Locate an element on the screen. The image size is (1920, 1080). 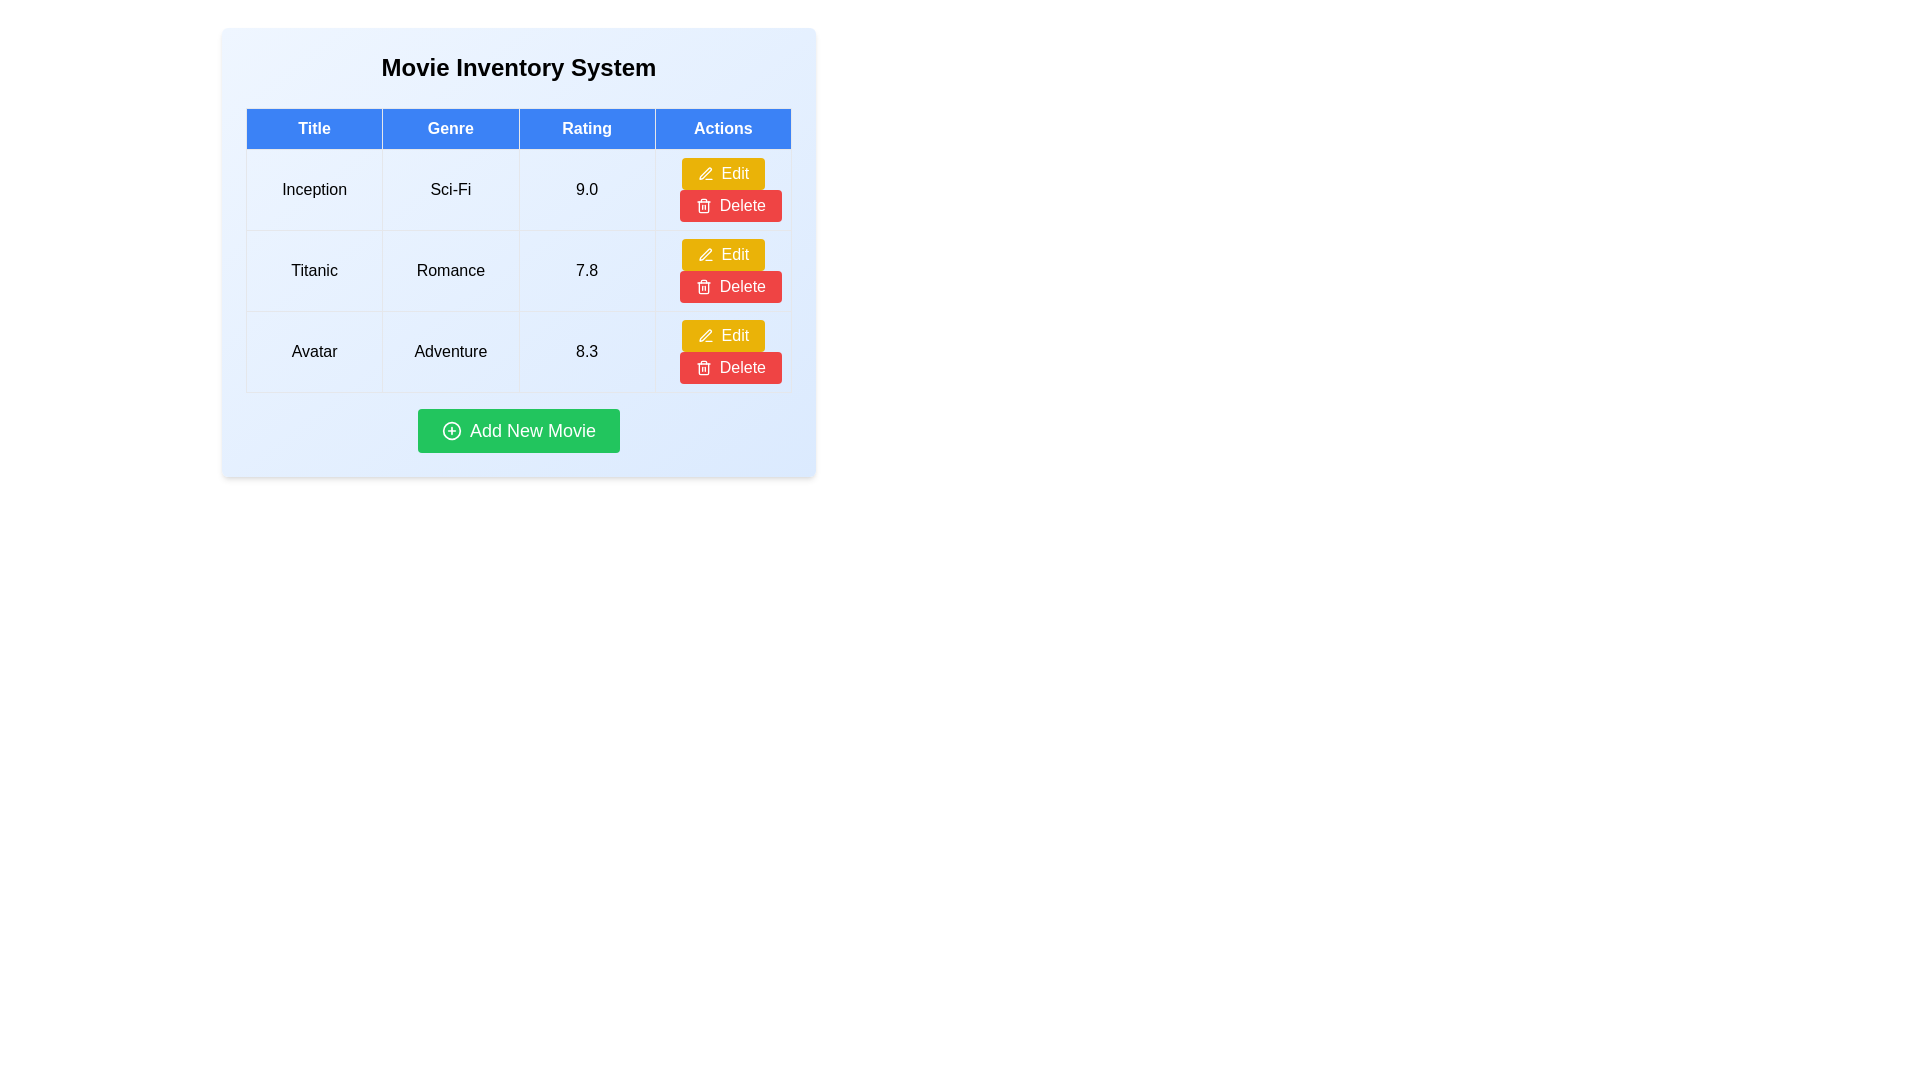
the Text Label representing the genre of the movie 'Avatar', which is located in the second cell of the 'Genre' column is located at coordinates (449, 350).